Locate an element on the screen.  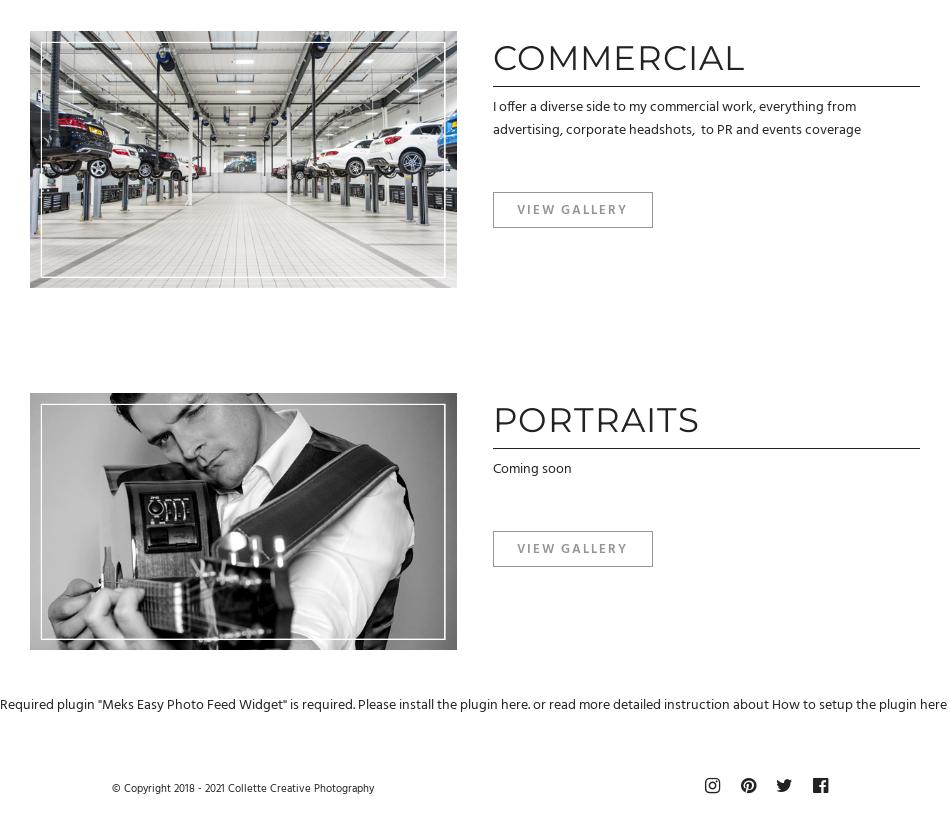
'How to setup the plugin here' is located at coordinates (858, 705).